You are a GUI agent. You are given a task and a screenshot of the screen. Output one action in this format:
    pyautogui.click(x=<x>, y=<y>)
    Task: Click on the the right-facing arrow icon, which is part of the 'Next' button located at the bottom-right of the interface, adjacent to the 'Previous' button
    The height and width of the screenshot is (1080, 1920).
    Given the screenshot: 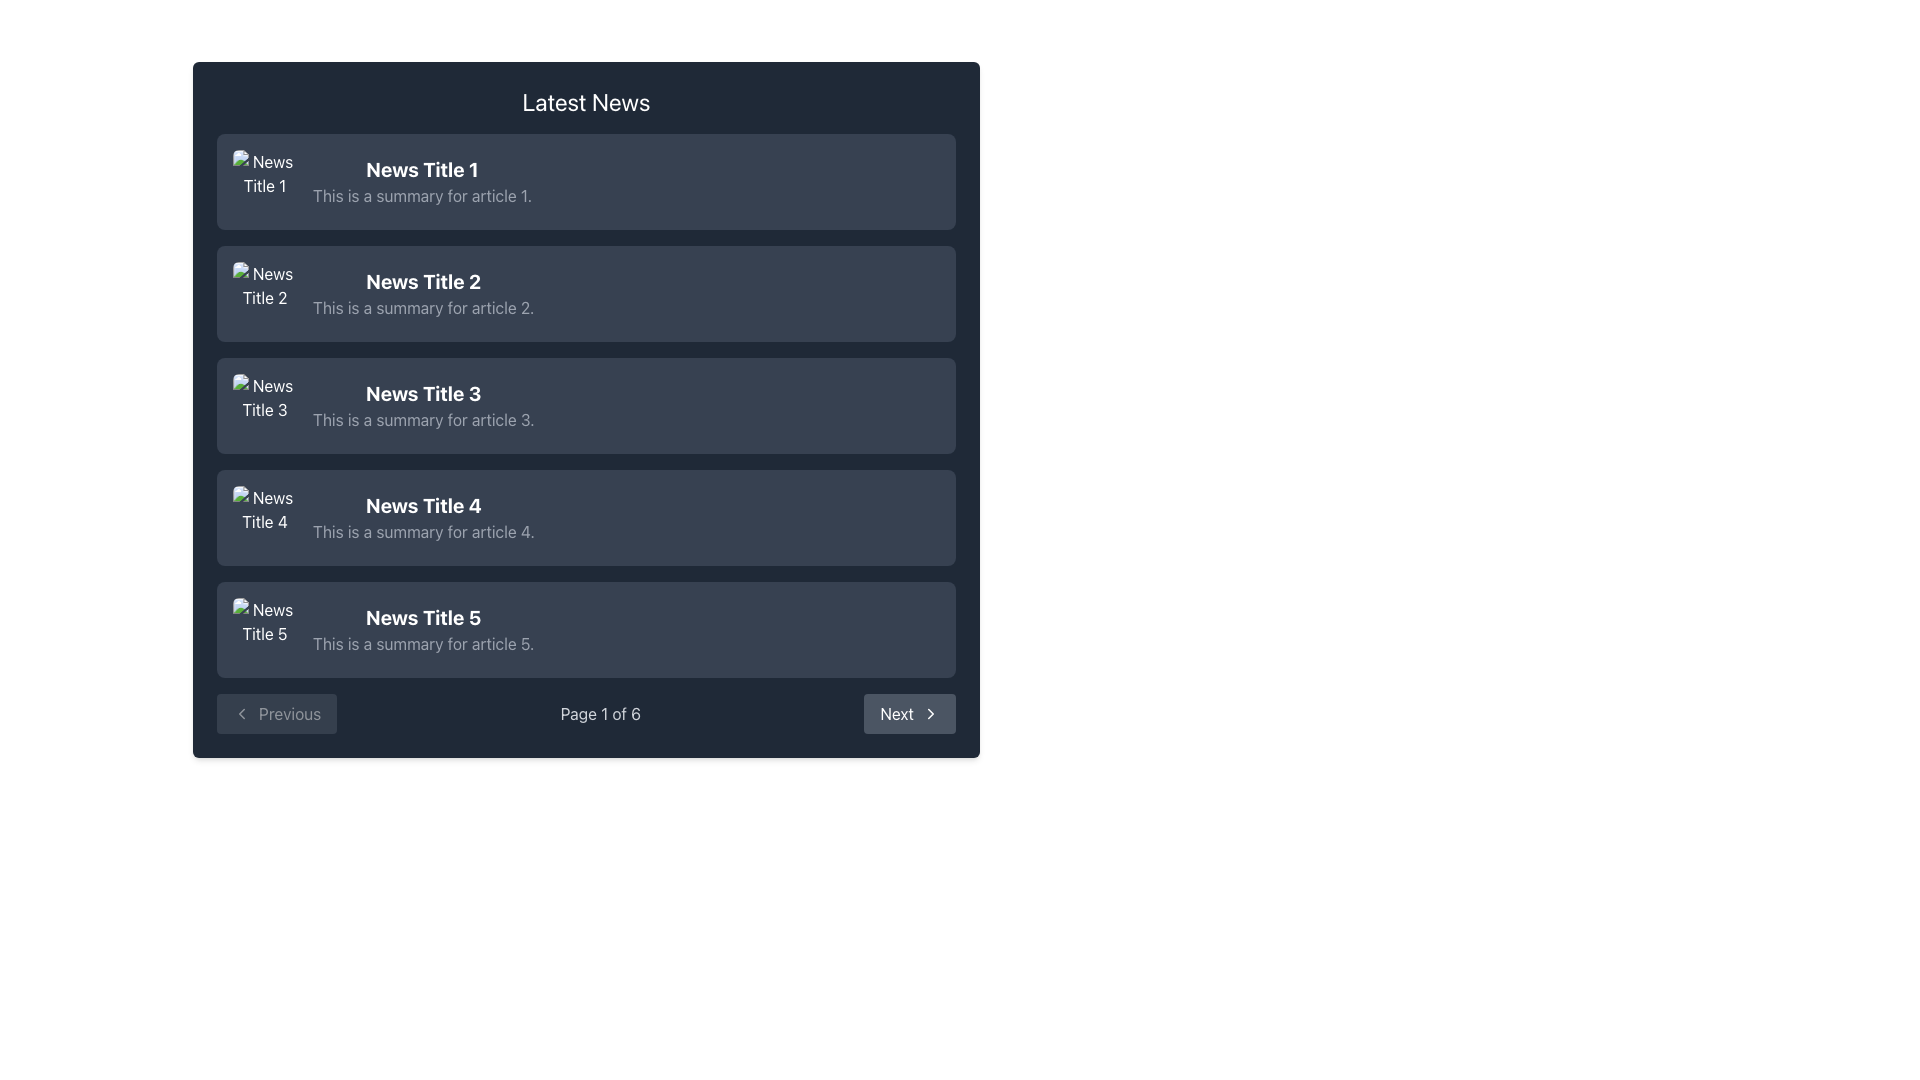 What is the action you would take?
    pyautogui.click(x=930, y=712)
    